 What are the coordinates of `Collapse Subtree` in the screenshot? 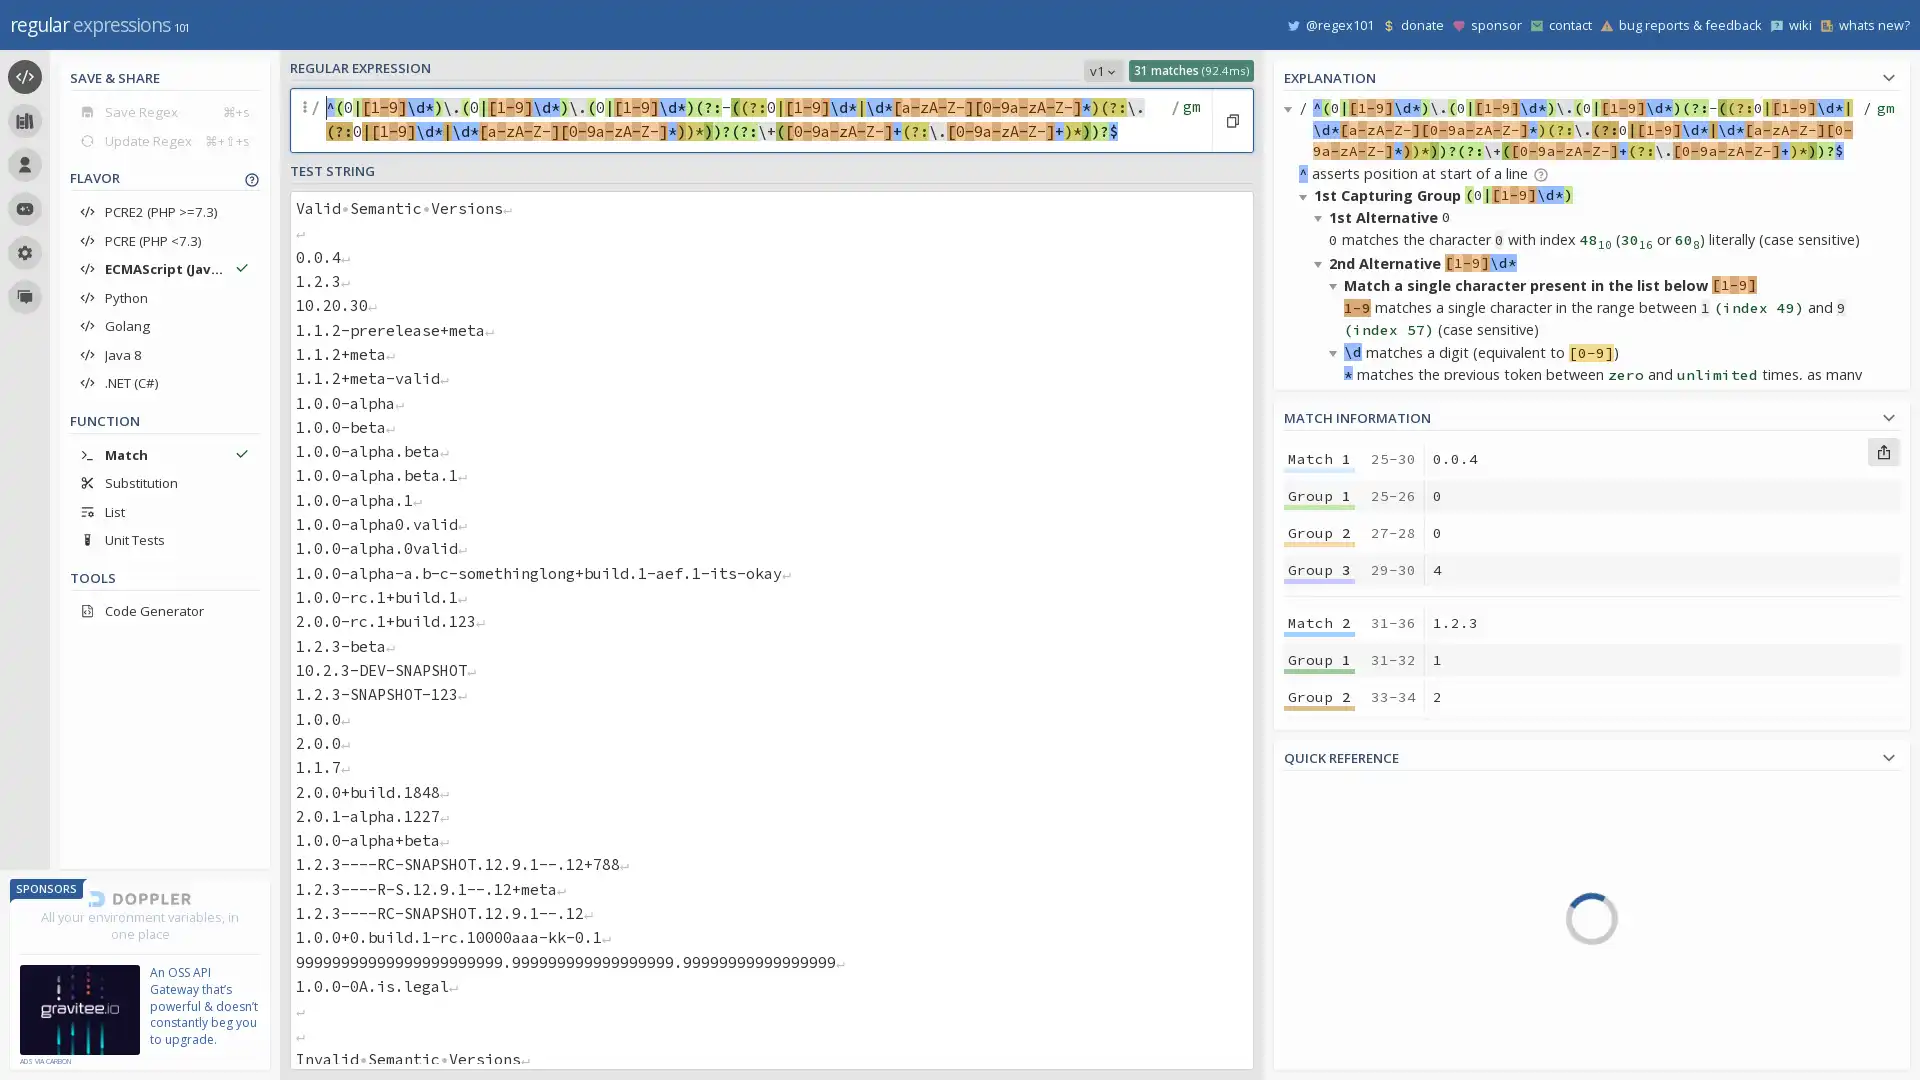 It's located at (1321, 511).